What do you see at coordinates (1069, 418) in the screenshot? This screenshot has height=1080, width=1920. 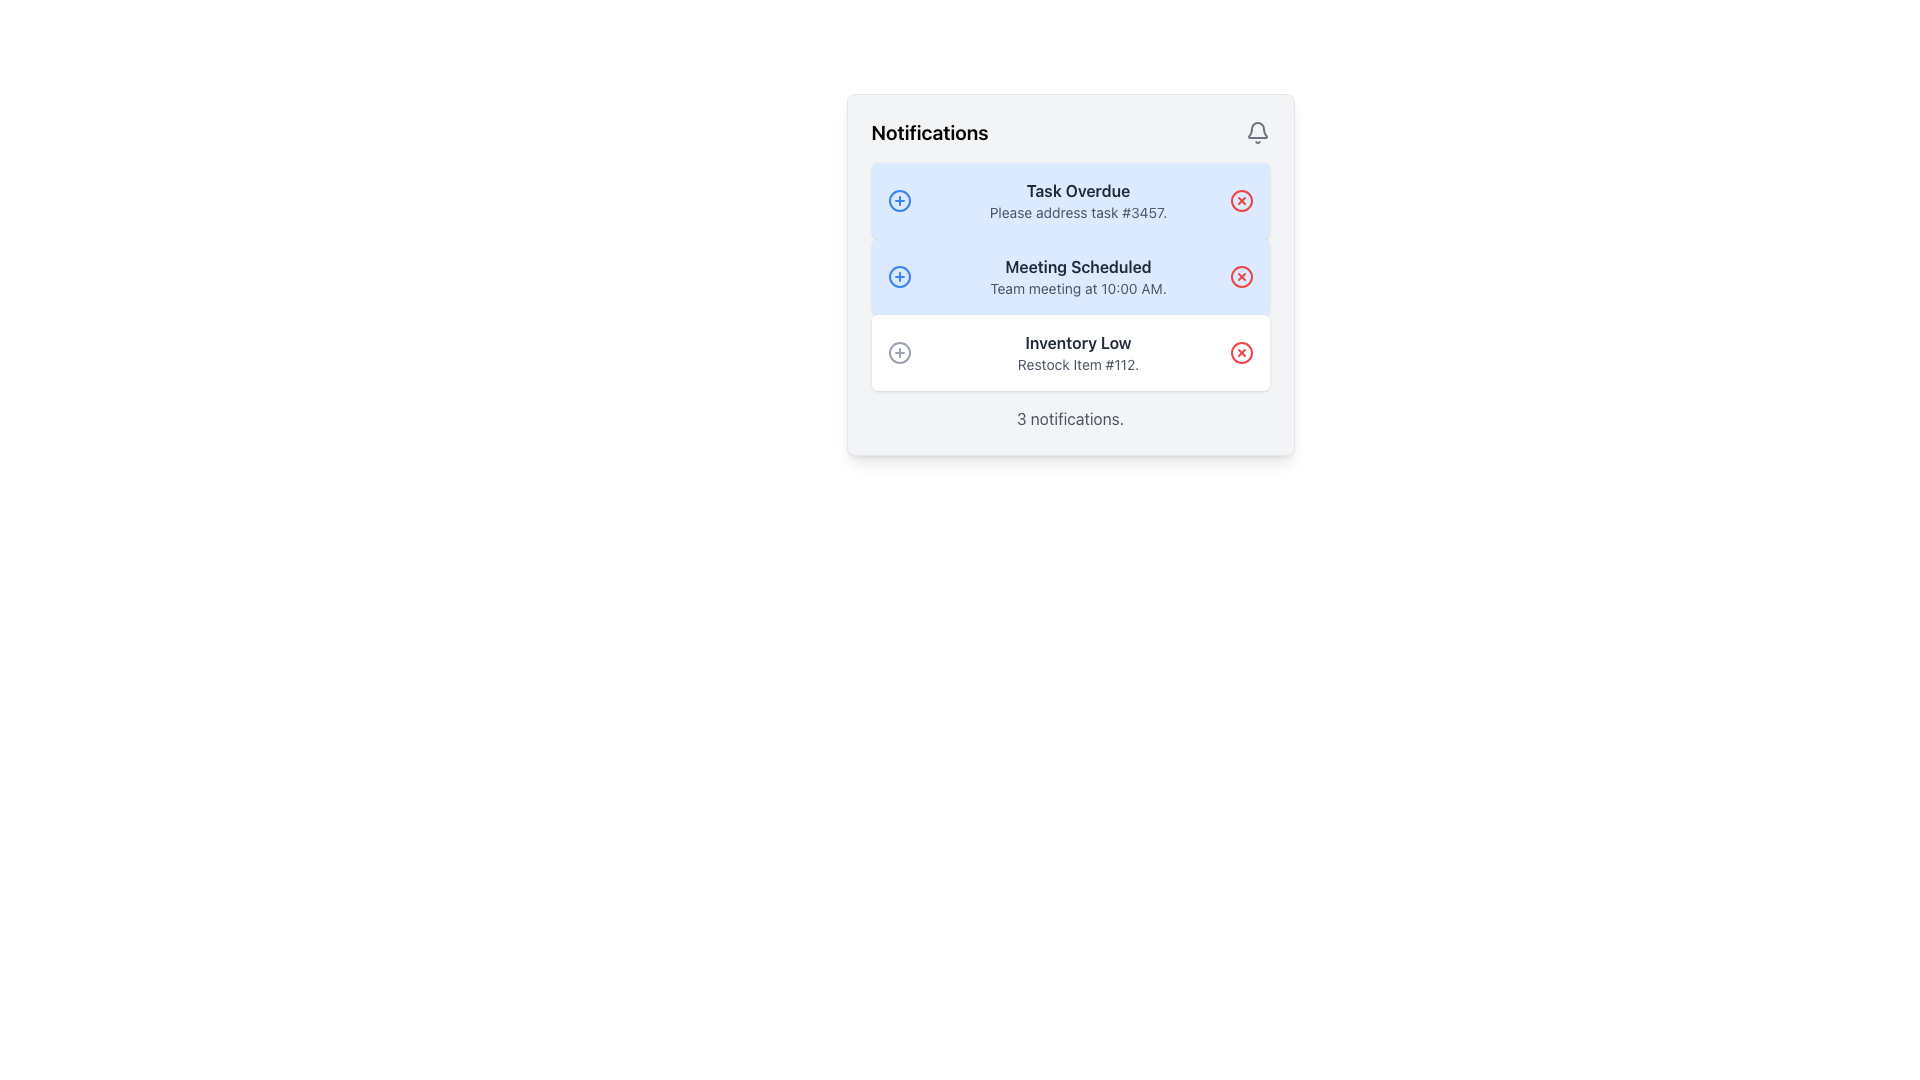 I see `the static text label that displays the total count of notifications, located at the bottom of the notifications card` at bounding box center [1069, 418].